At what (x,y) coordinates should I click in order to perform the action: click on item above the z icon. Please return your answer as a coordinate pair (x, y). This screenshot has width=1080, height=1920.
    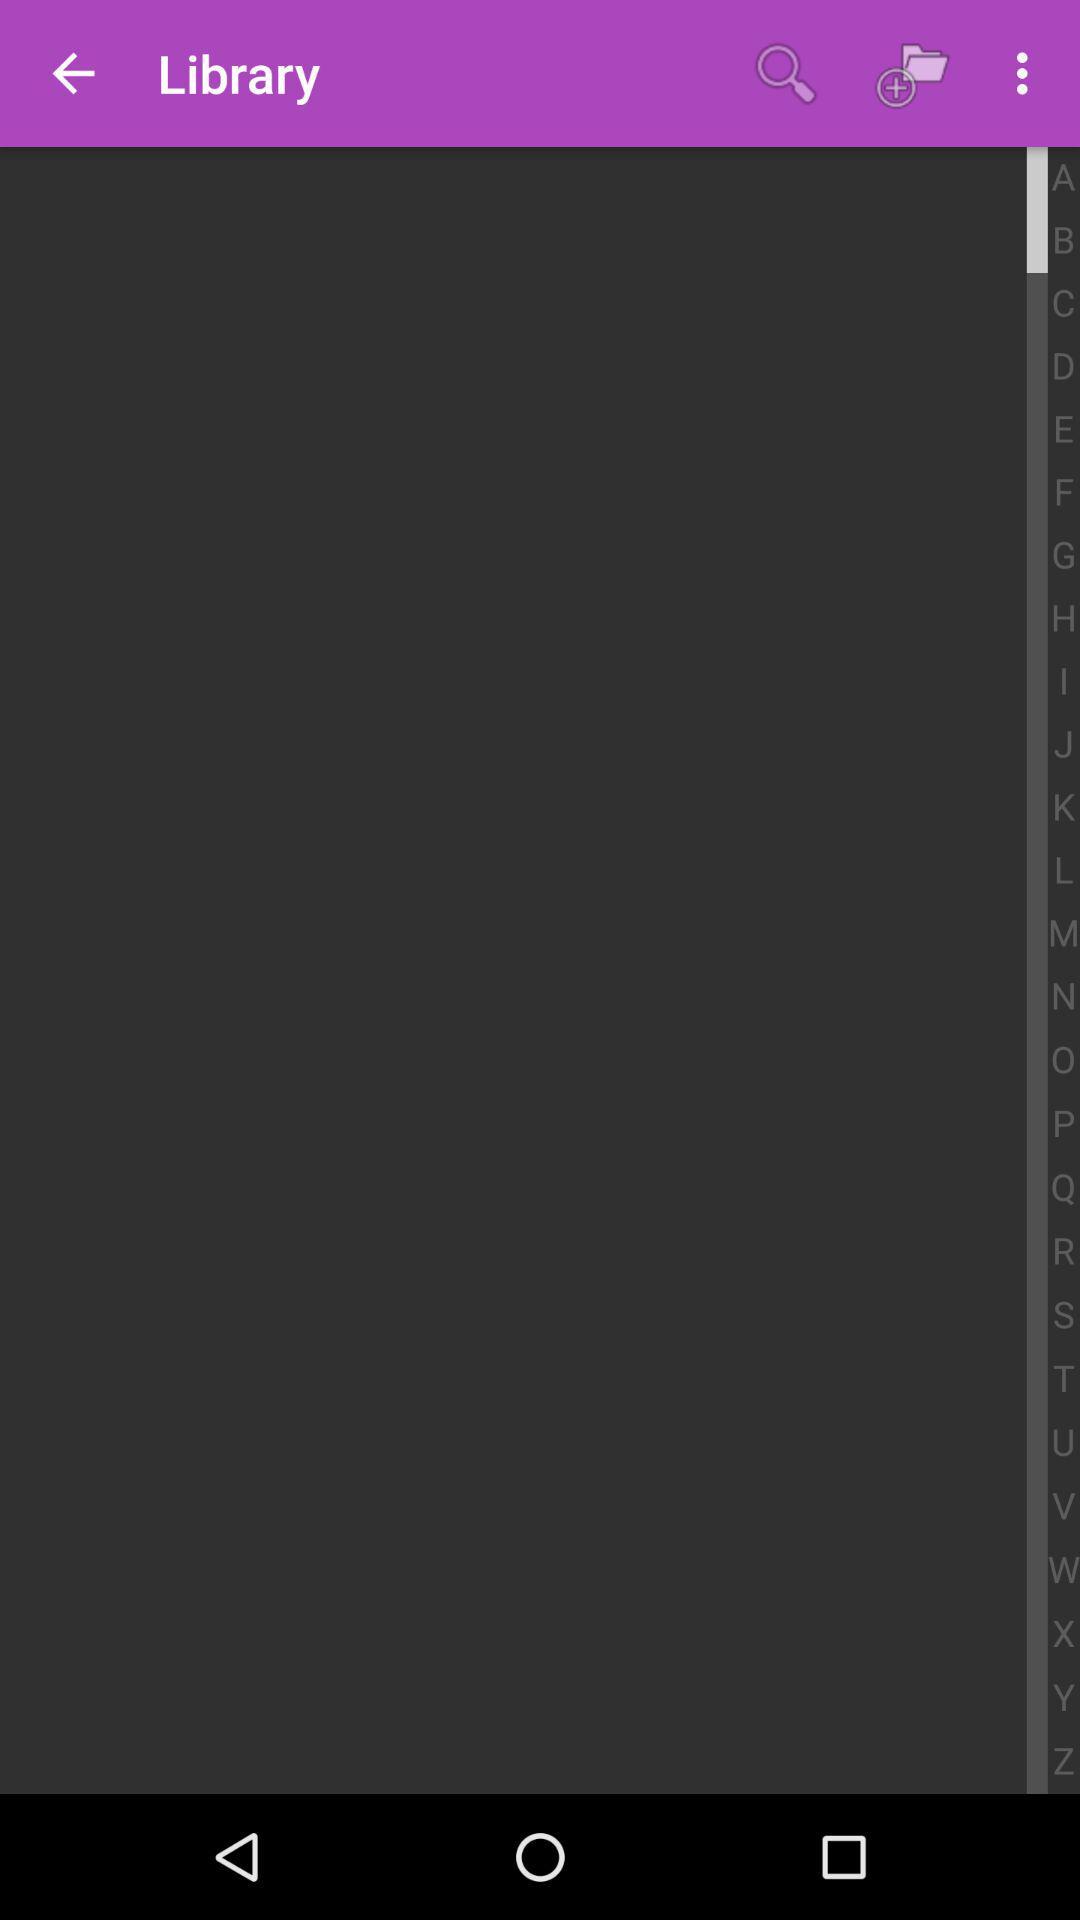
    Looking at the image, I should click on (1062, 1697).